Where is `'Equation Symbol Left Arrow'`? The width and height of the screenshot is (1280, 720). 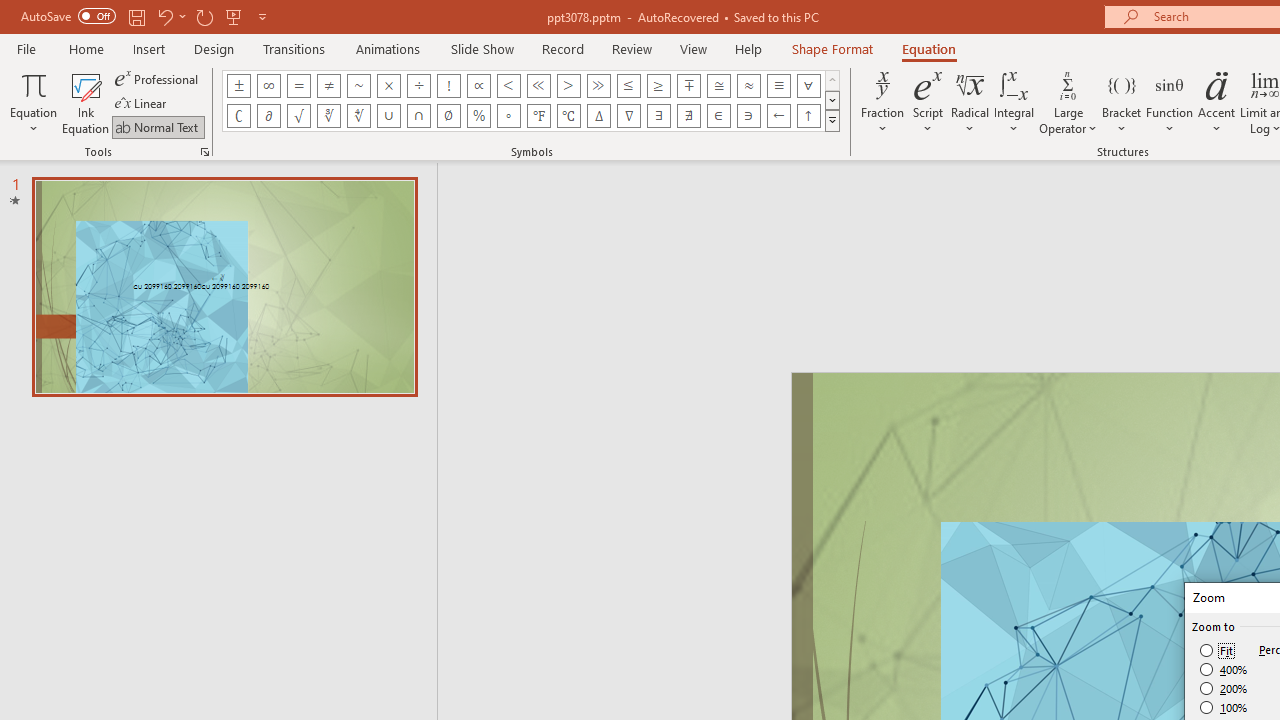 'Equation Symbol Left Arrow' is located at coordinates (777, 115).